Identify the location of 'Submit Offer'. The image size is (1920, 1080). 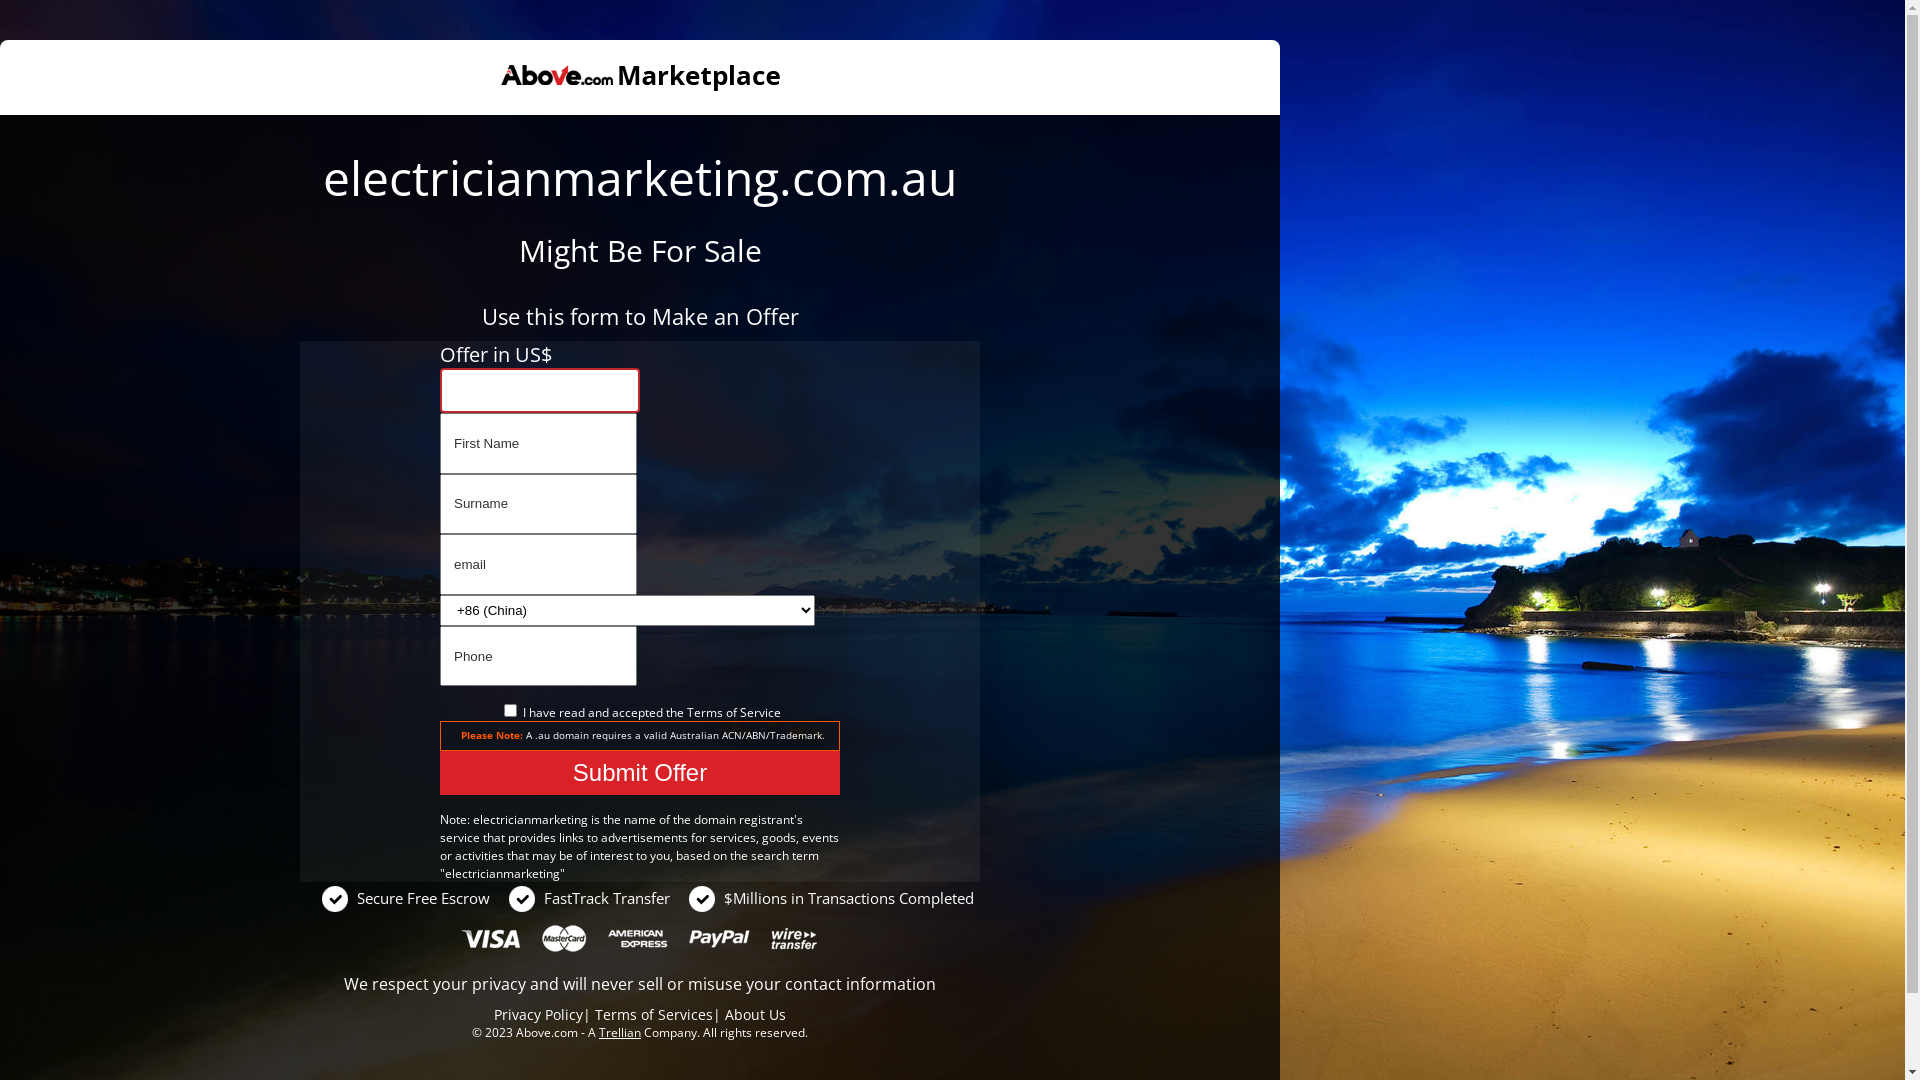
(638, 771).